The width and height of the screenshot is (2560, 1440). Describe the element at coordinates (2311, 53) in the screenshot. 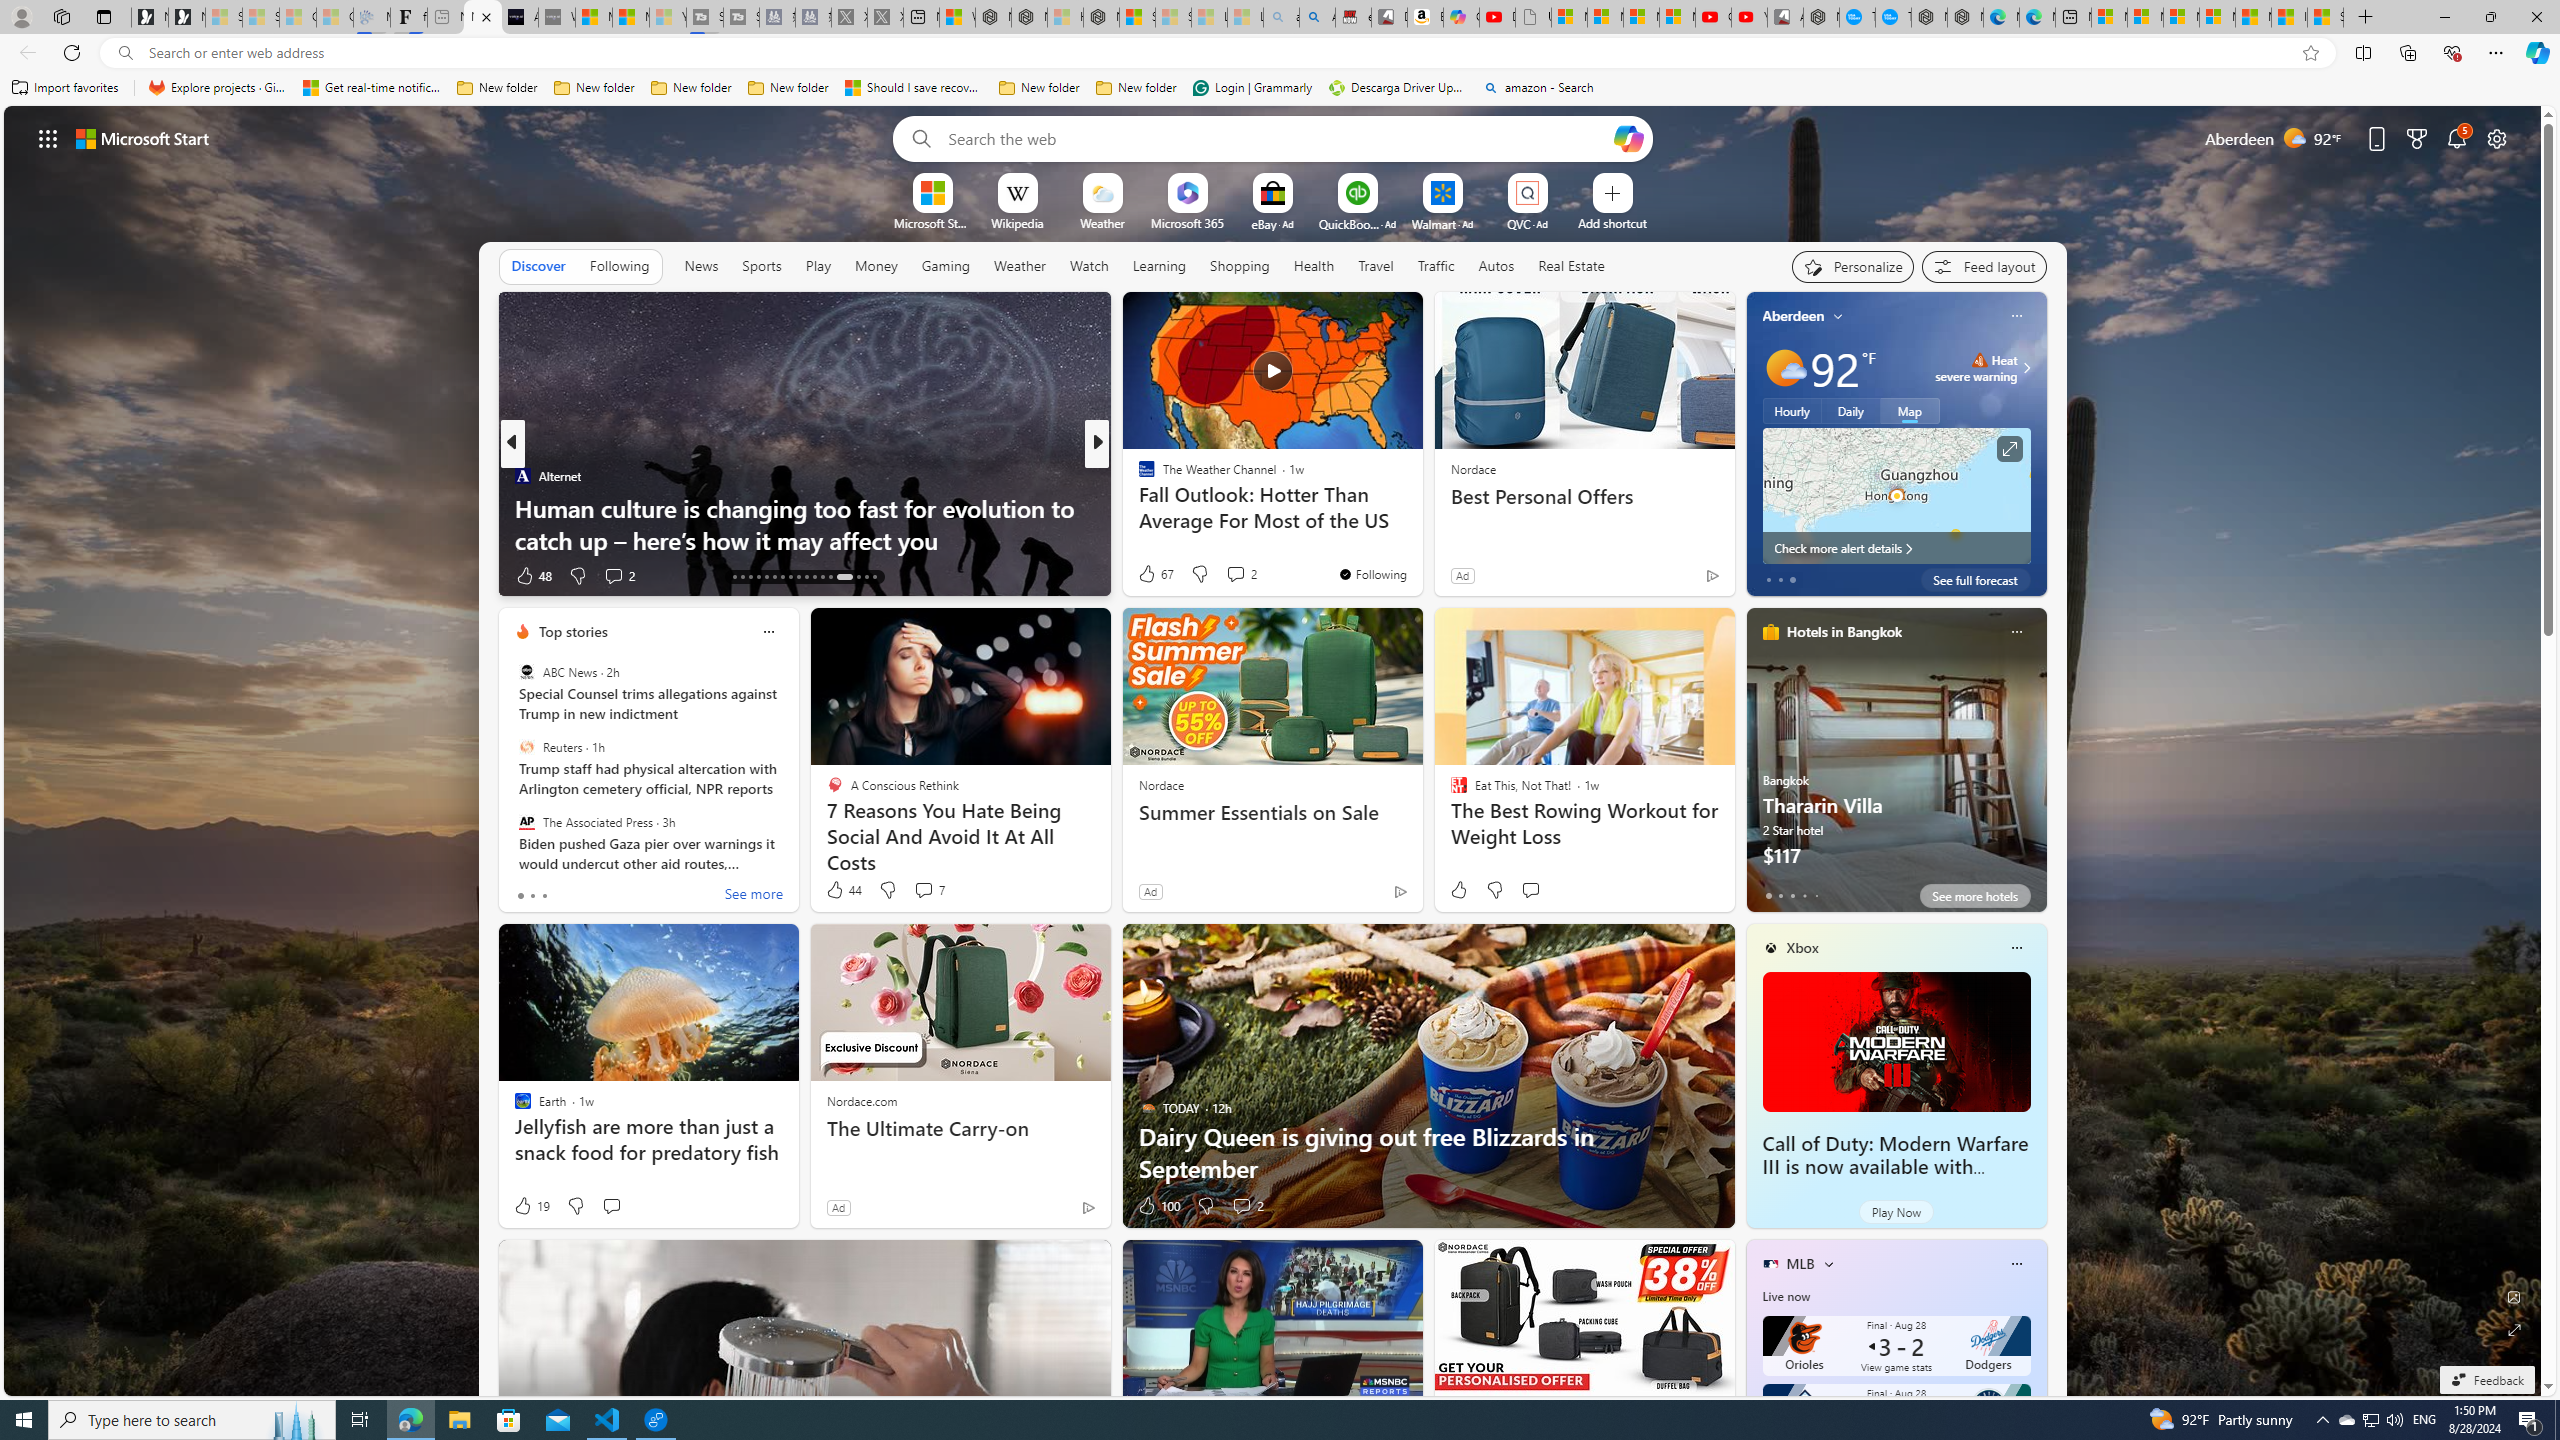

I see `'Add this page to favorites (Ctrl+D)'` at that location.